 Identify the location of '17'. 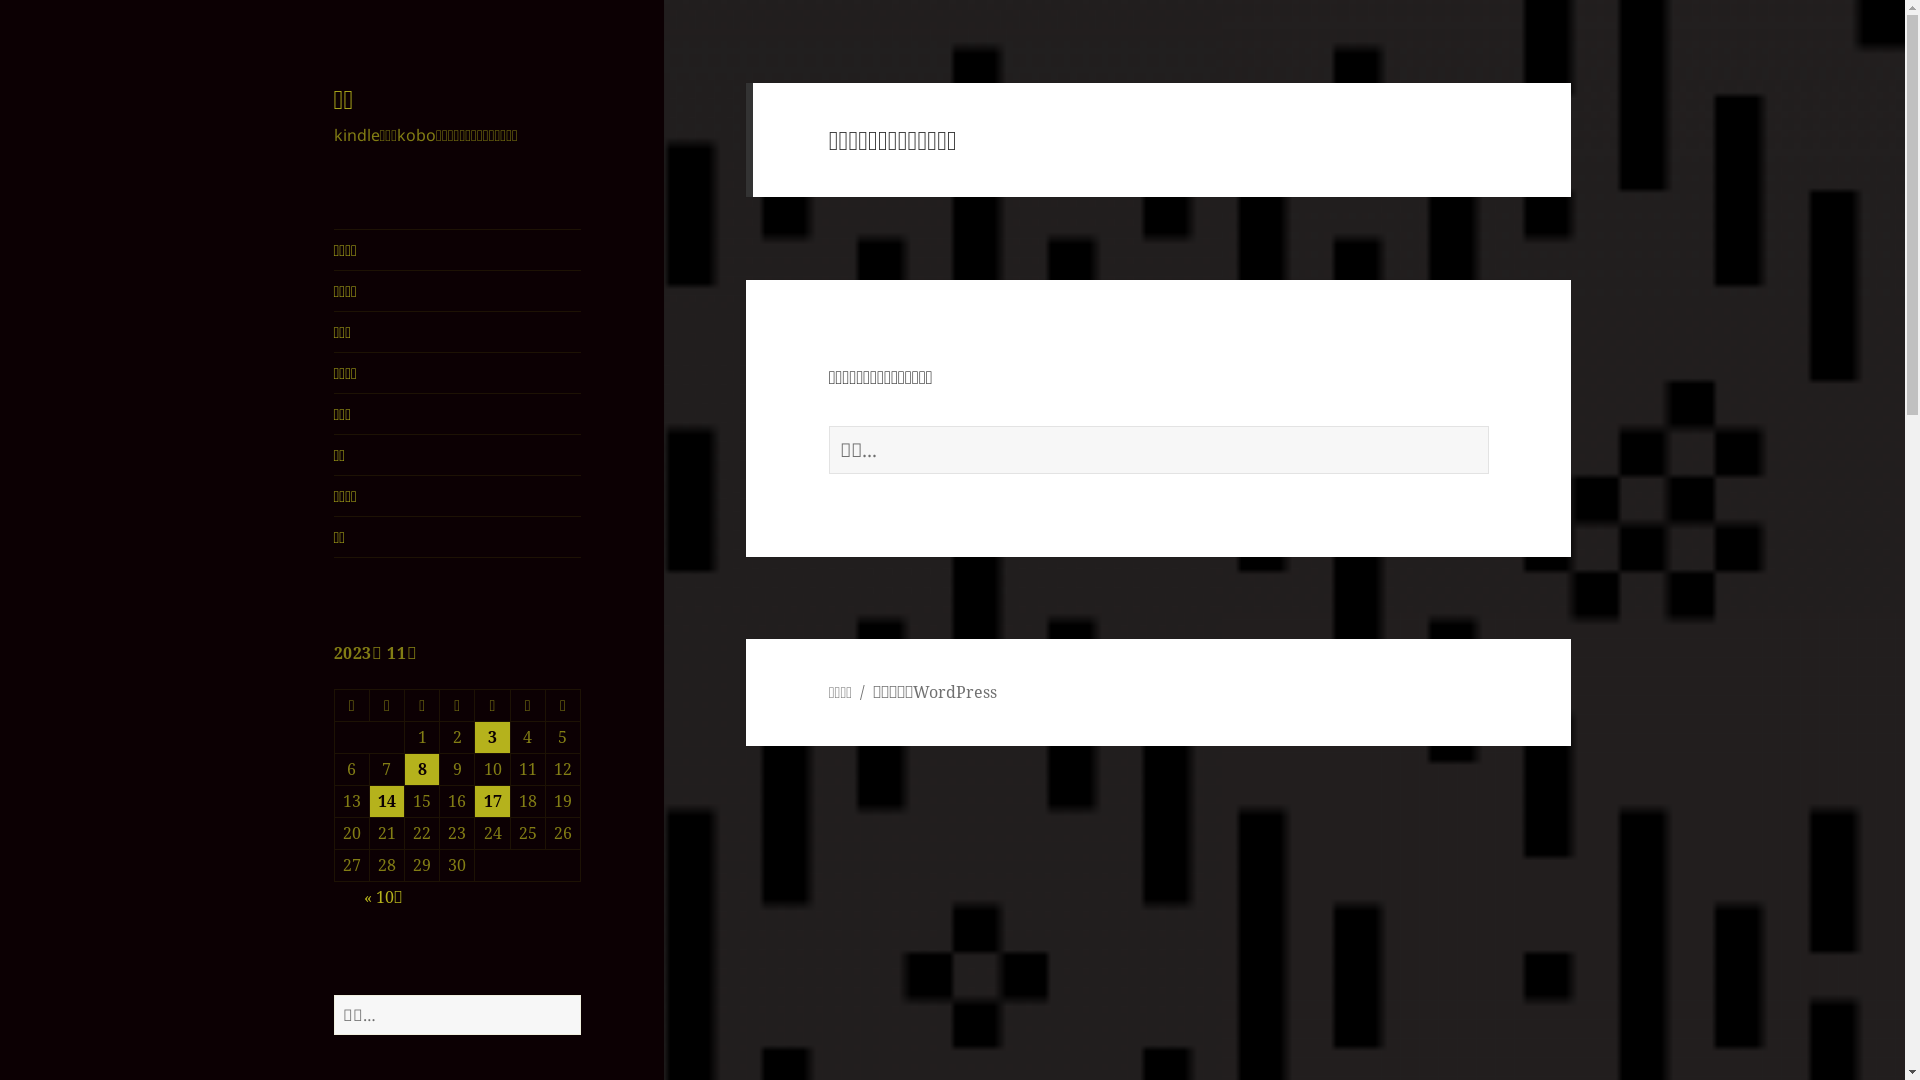
(491, 800).